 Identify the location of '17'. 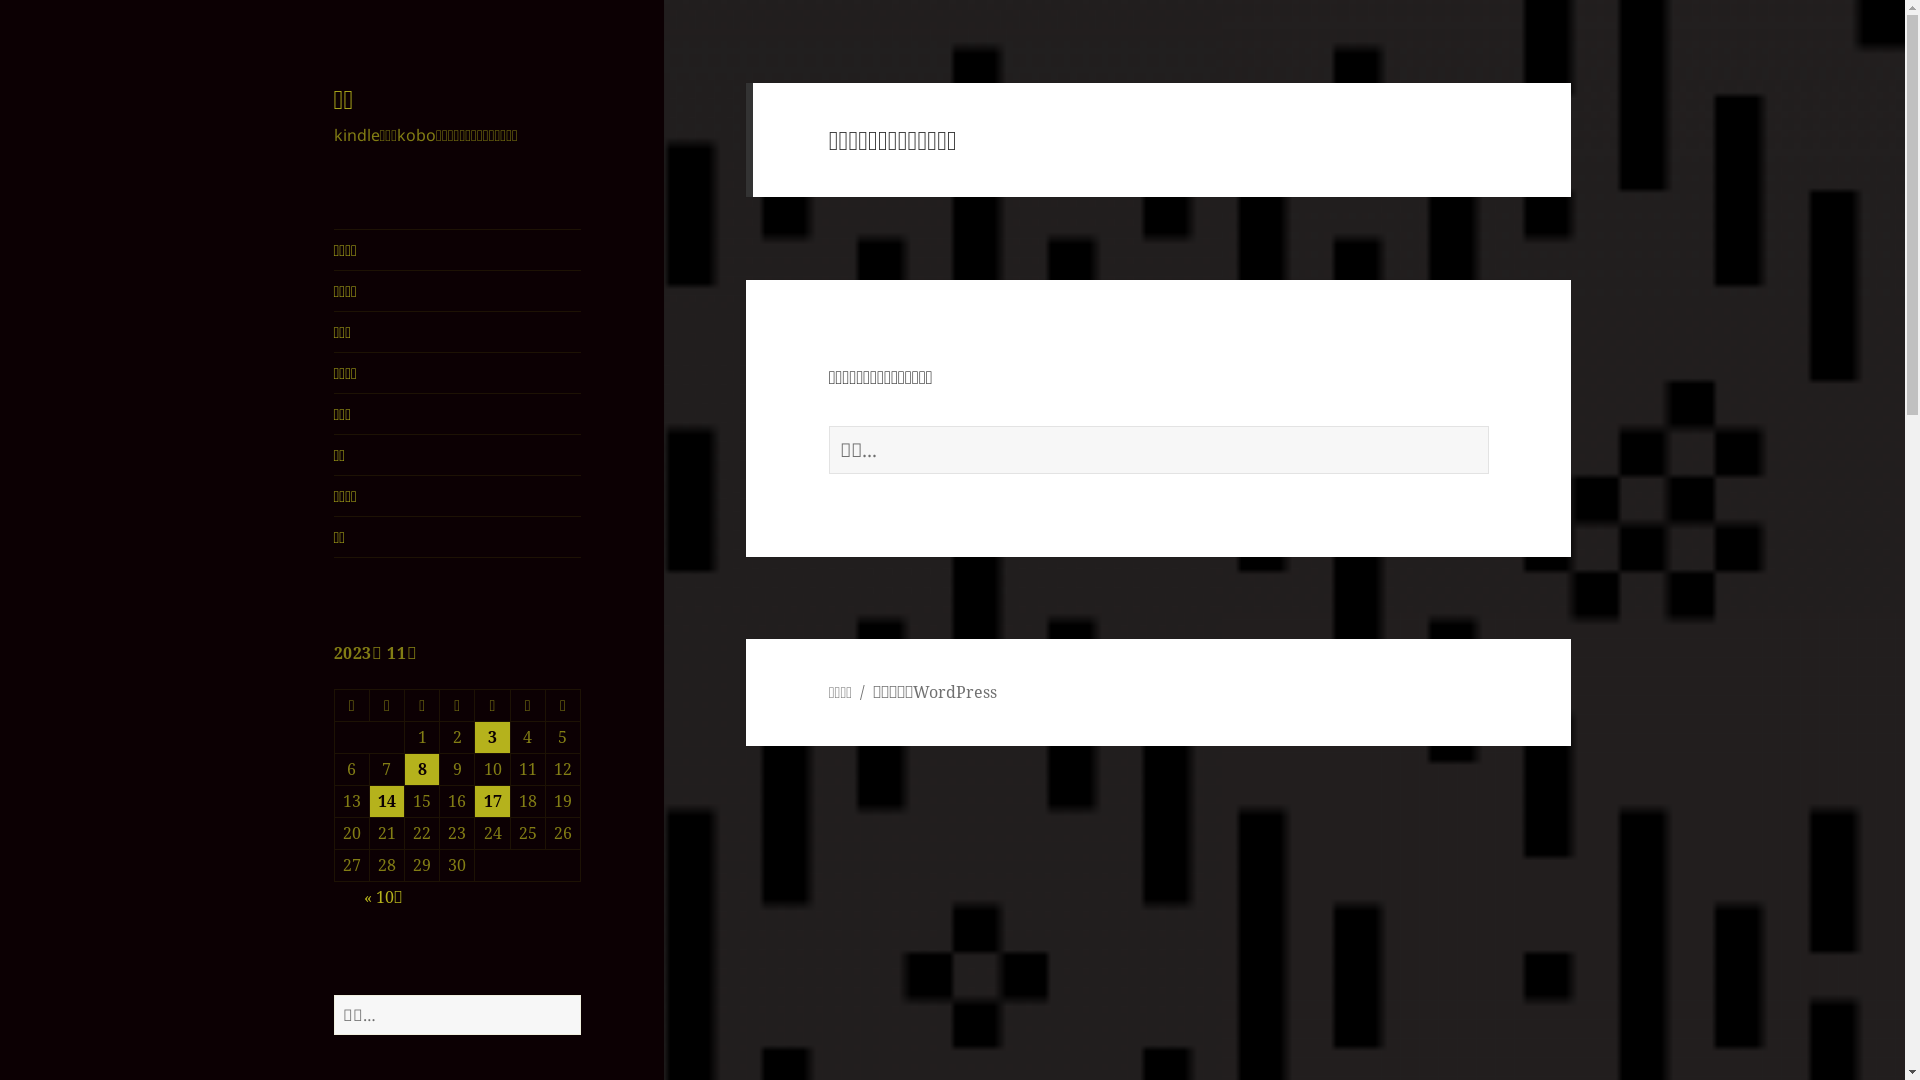
(491, 800).